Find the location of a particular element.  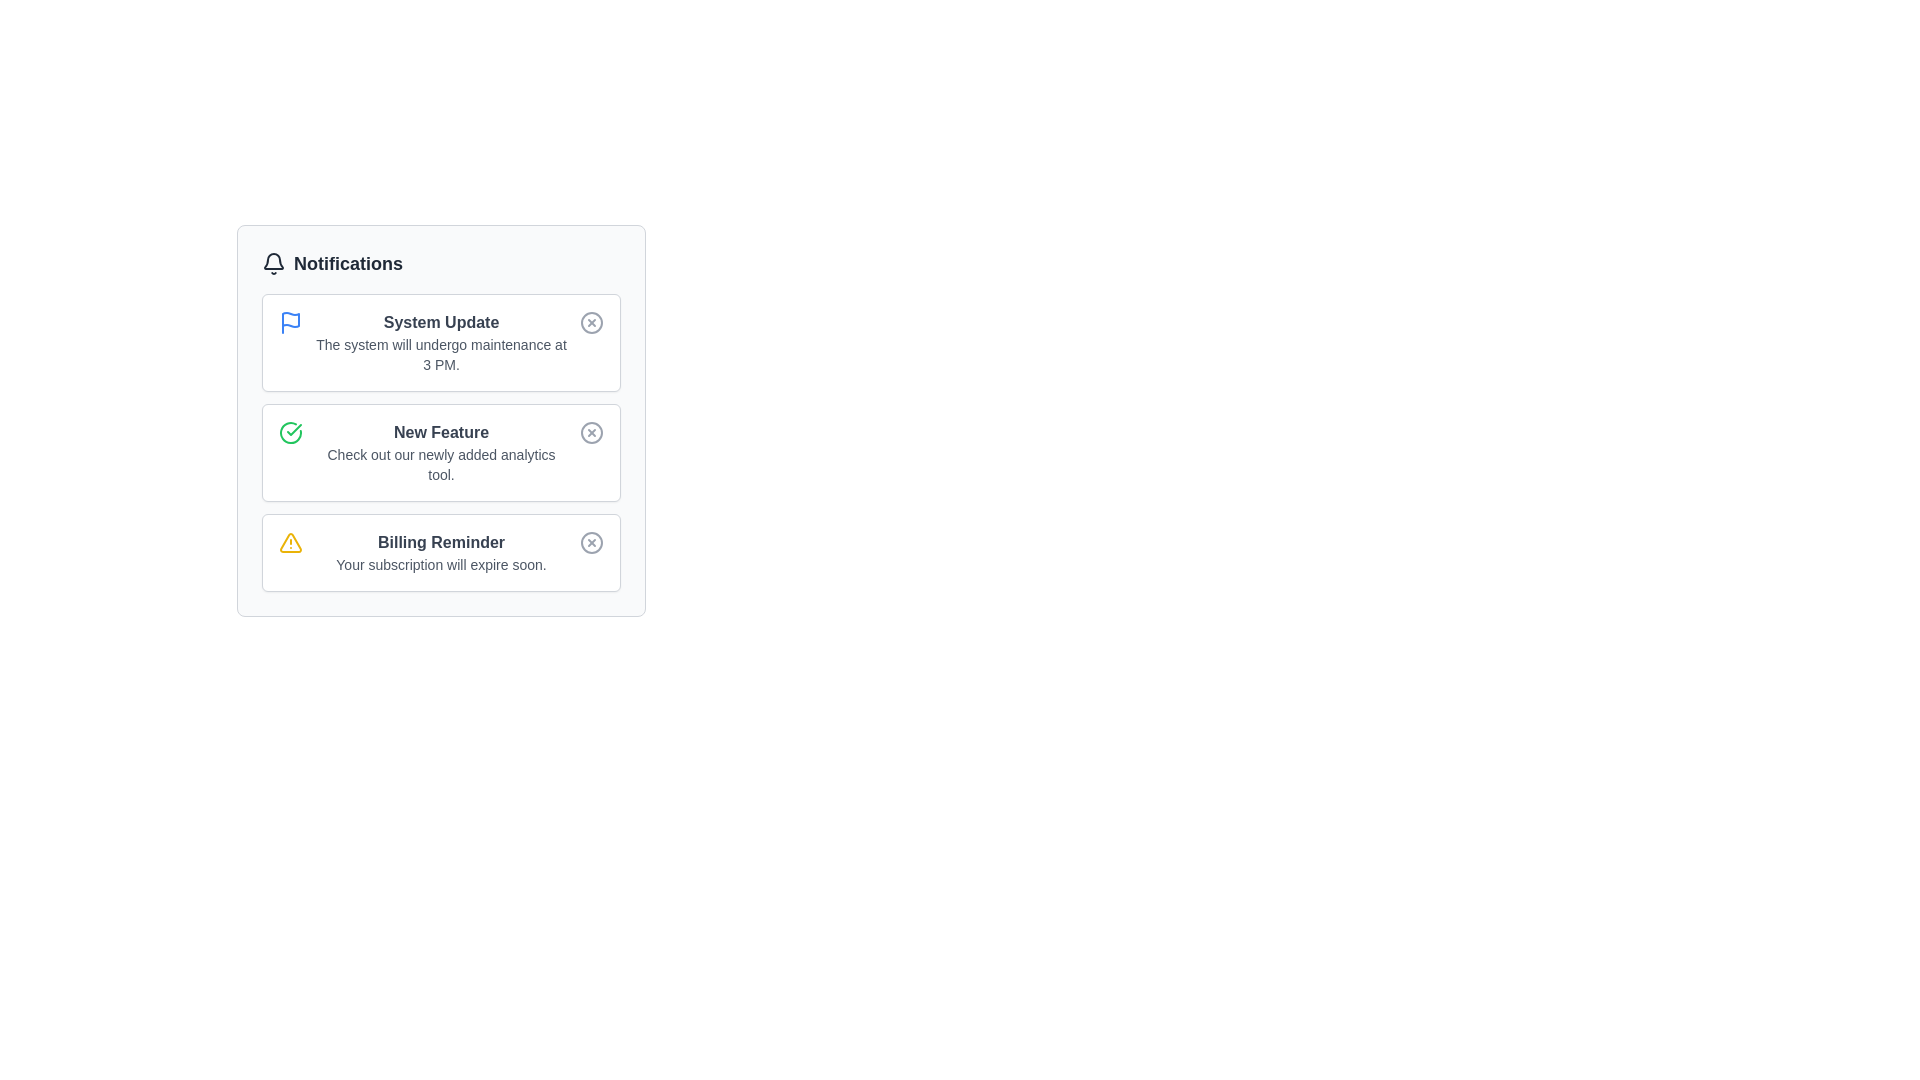

the Text label that informs the user of an upcoming expiration of their subscription, which is positioned directly below the 'Billing Reminder' title within the notification card is located at coordinates (440, 564).